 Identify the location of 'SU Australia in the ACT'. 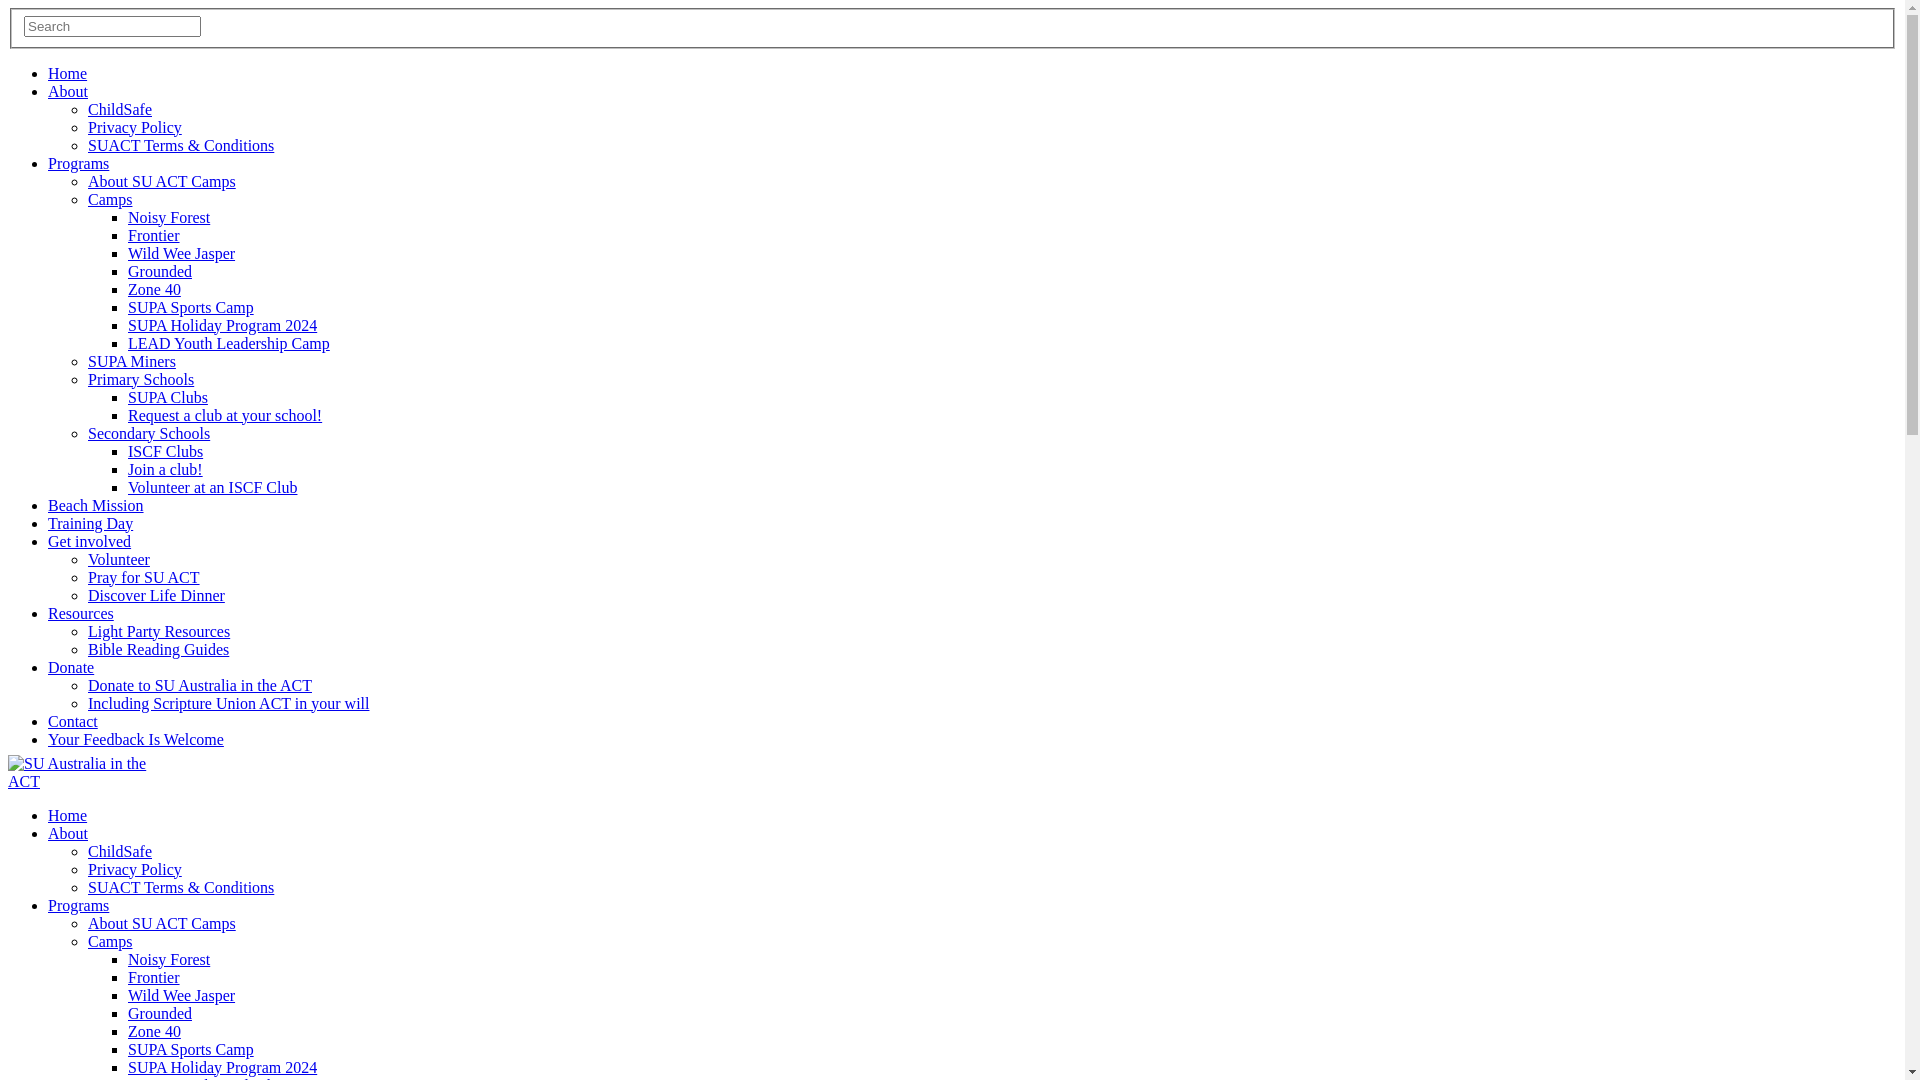
(77, 771).